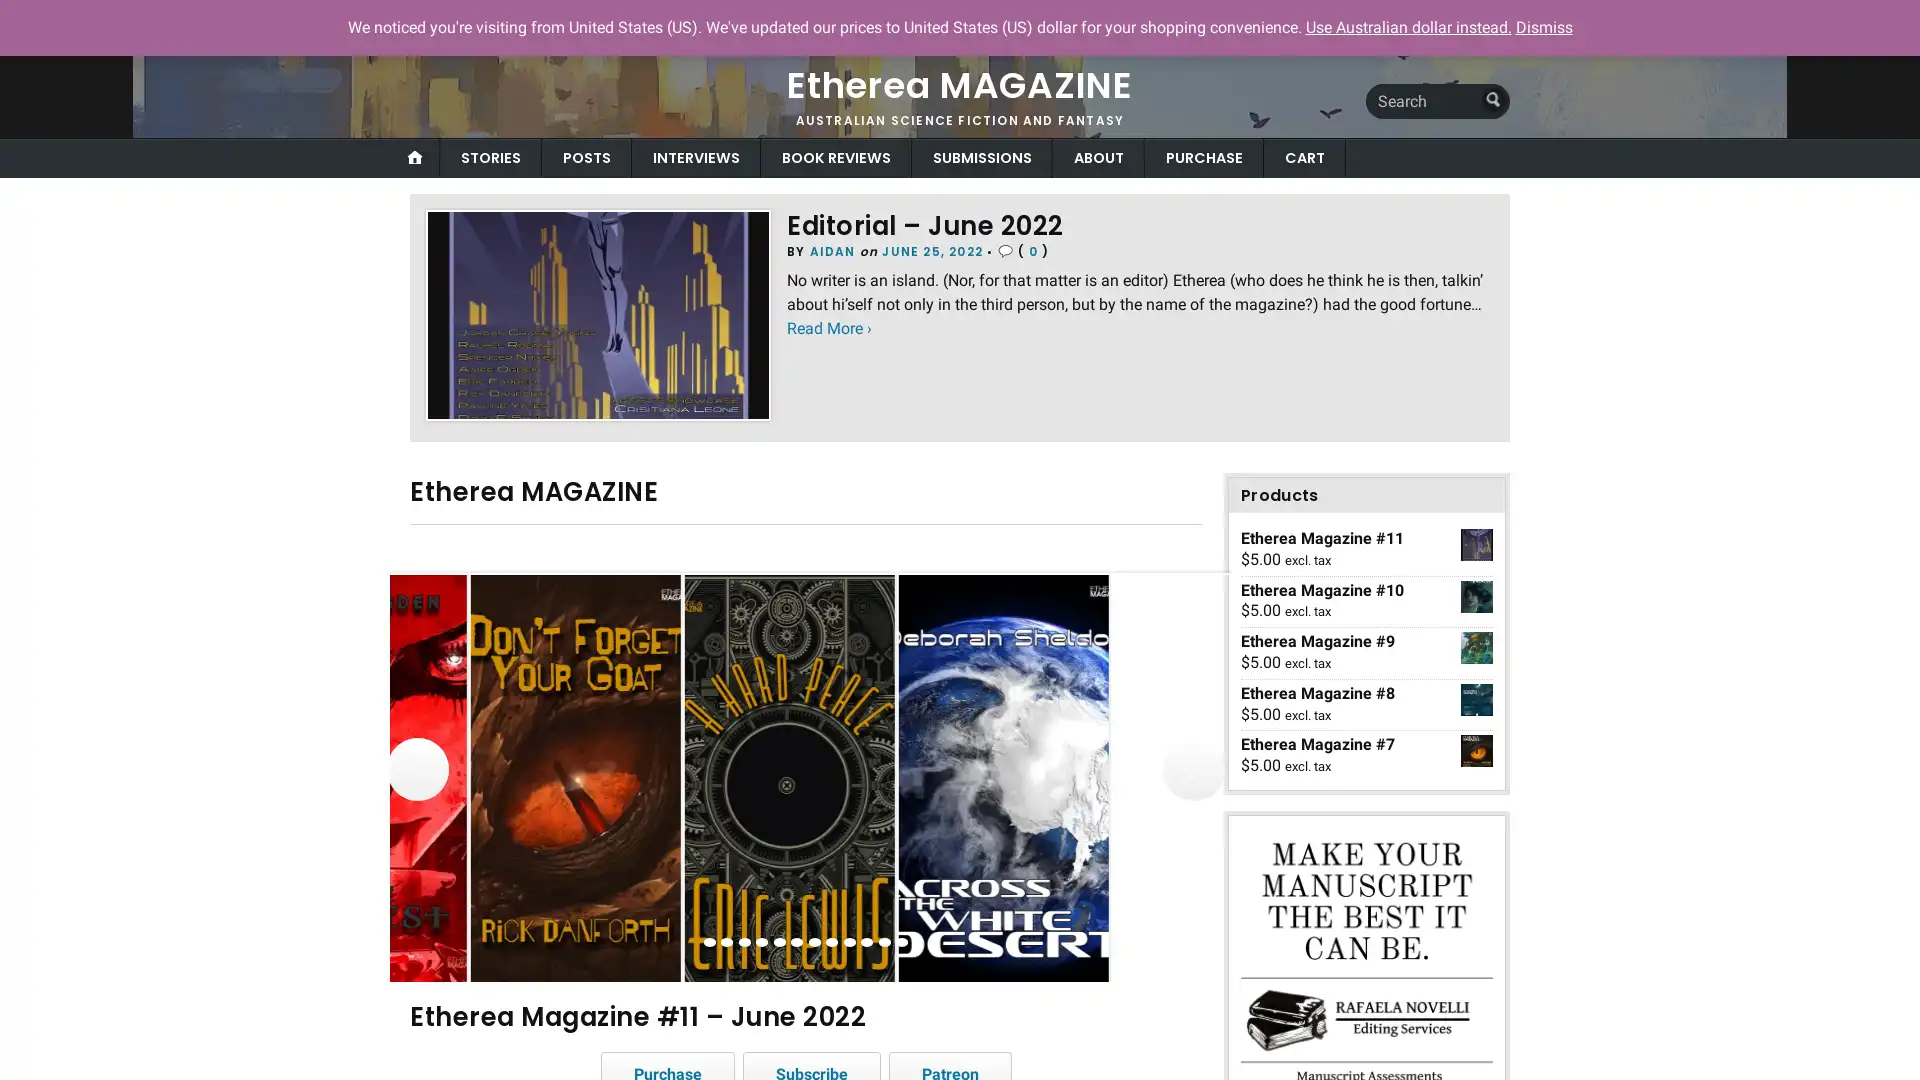 Image resolution: width=1920 pixels, height=1080 pixels. I want to click on view image 12 of 12 in carousel, so click(901, 941).